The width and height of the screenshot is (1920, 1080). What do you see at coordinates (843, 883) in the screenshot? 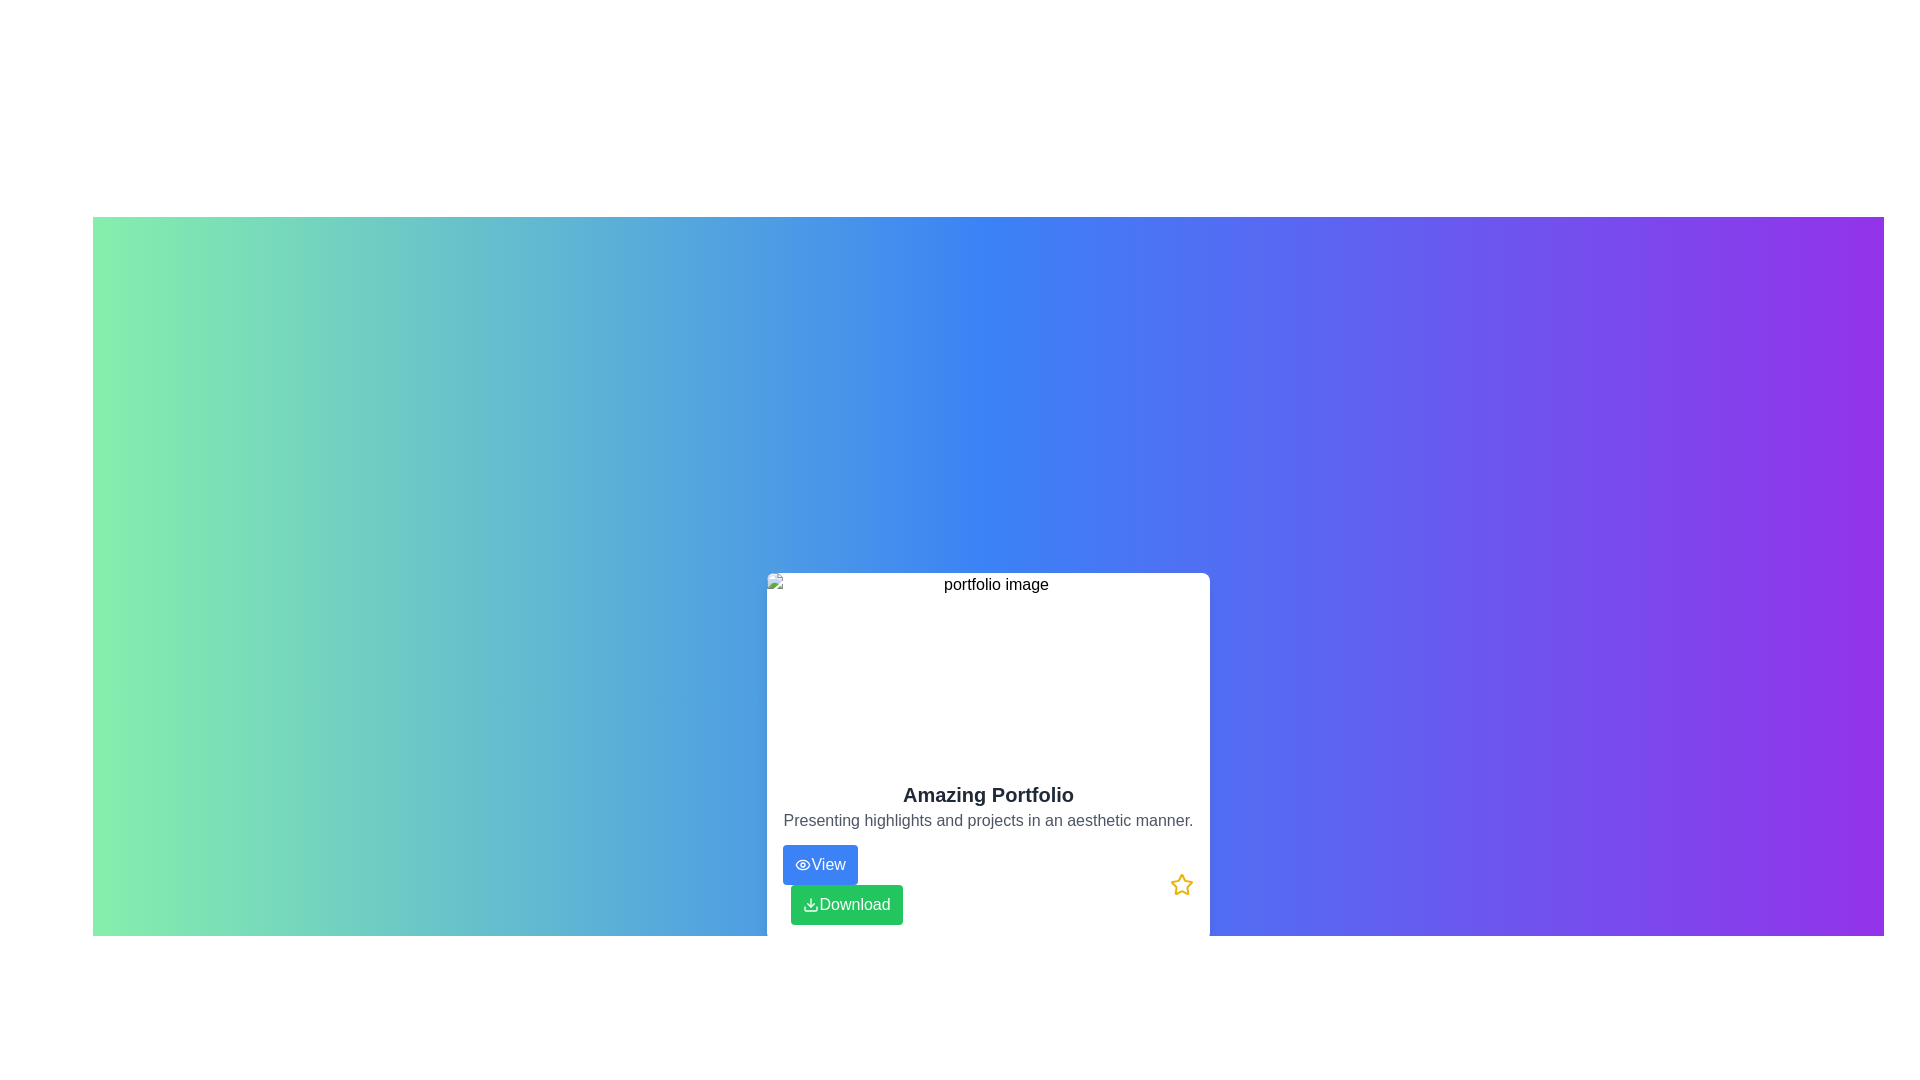
I see `the green 'Download' button with rounded corners located below the blue 'View' button` at bounding box center [843, 883].